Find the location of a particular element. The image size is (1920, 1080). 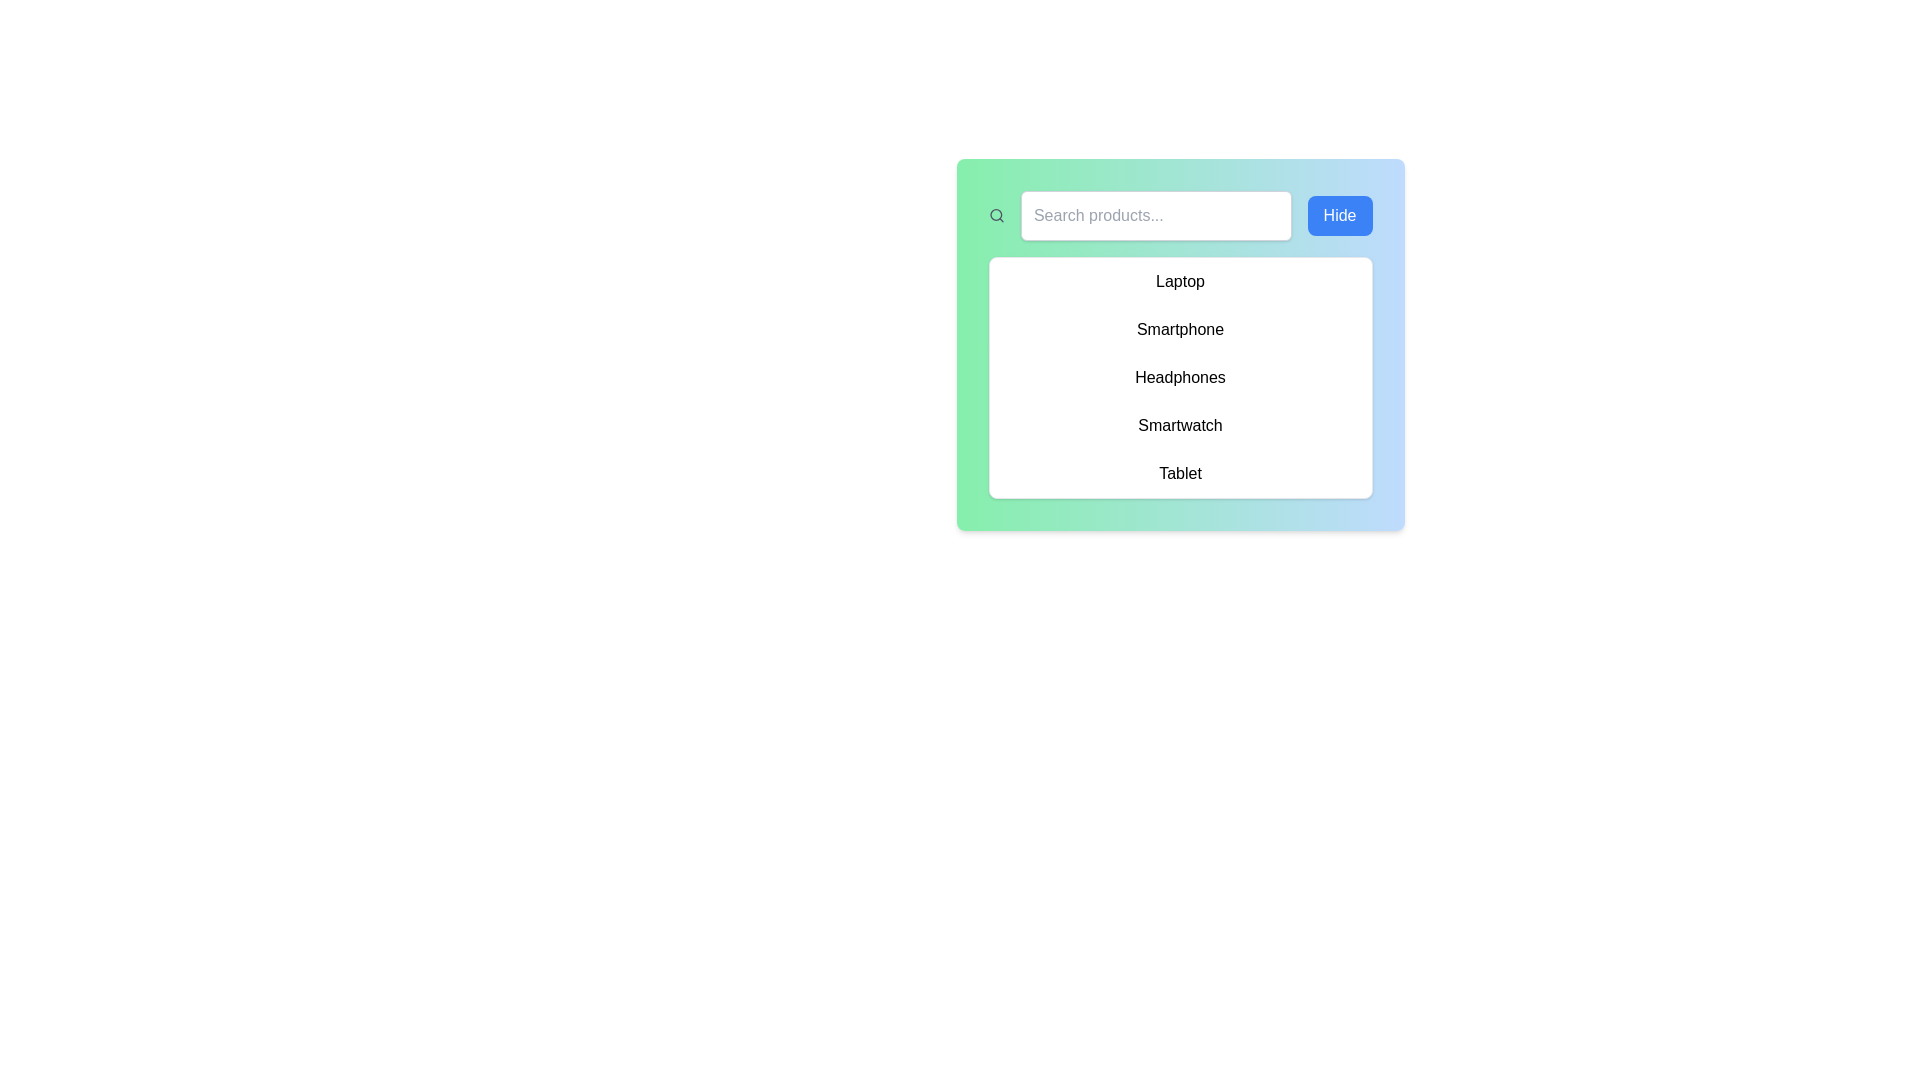

the fifth item in the list, which allows the user to select 'Tablet' from the menu is located at coordinates (1180, 474).